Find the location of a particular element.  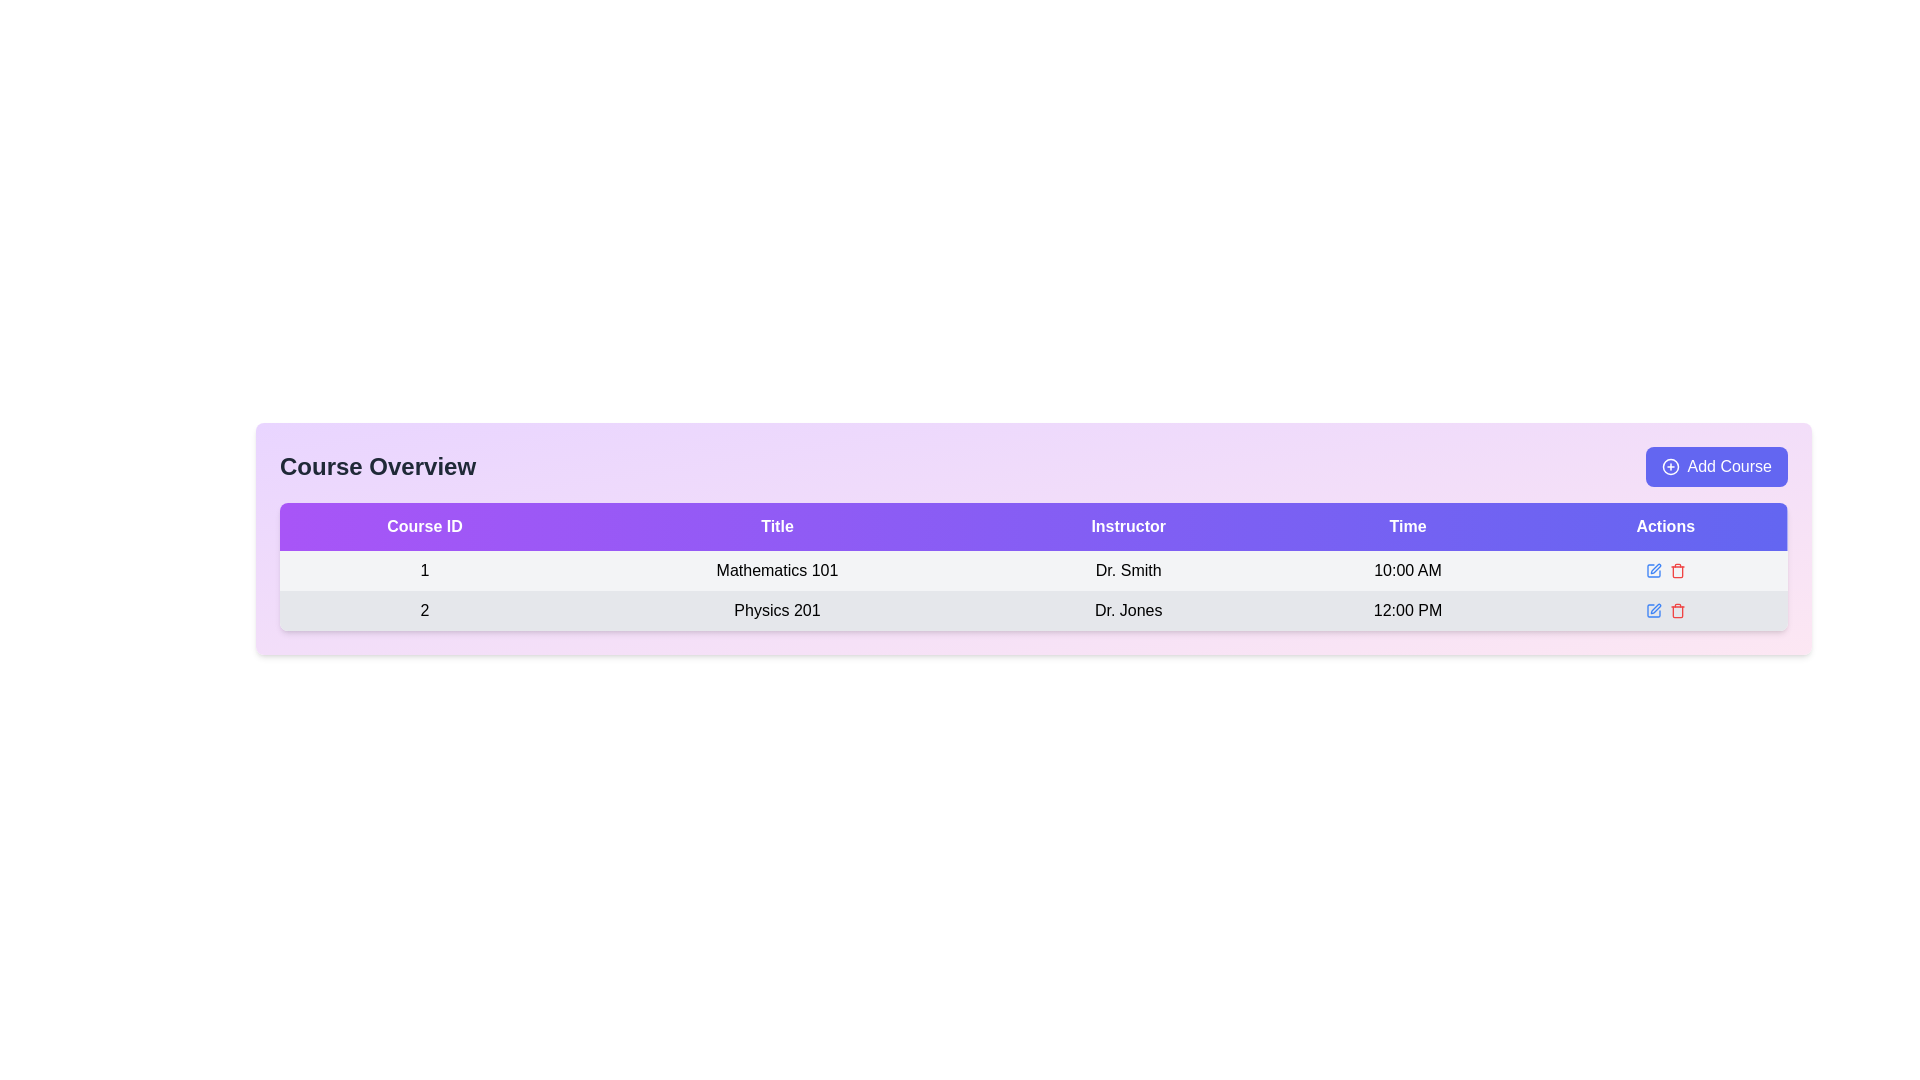

the text element displaying the number '2' in black, which is centered in the leftmost column of the second row of the table, under the 'Course ID' column is located at coordinates (424, 609).